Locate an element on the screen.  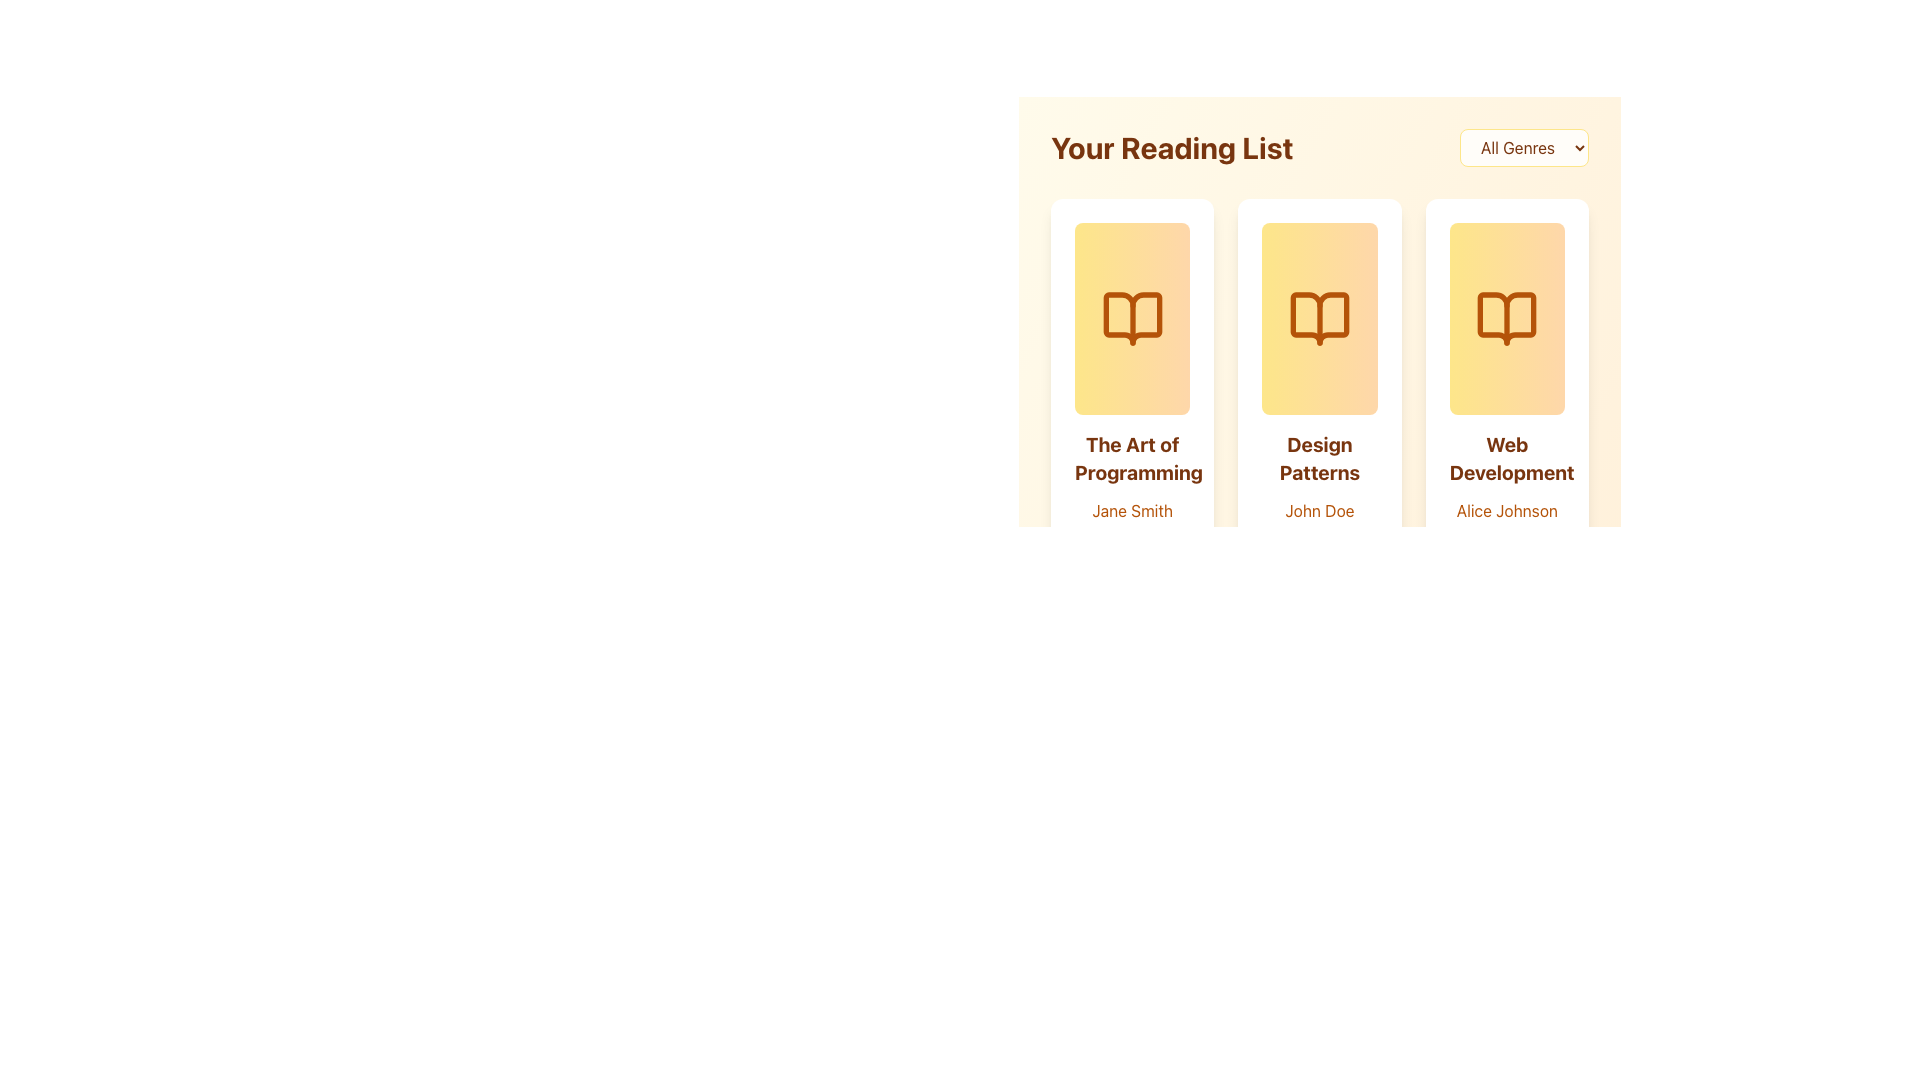
the icon representing the book or literary content on the third card in the 'Your Reading List' section, located above the text 'Web Development' and 'Alice Johnson' is located at coordinates (1507, 318).